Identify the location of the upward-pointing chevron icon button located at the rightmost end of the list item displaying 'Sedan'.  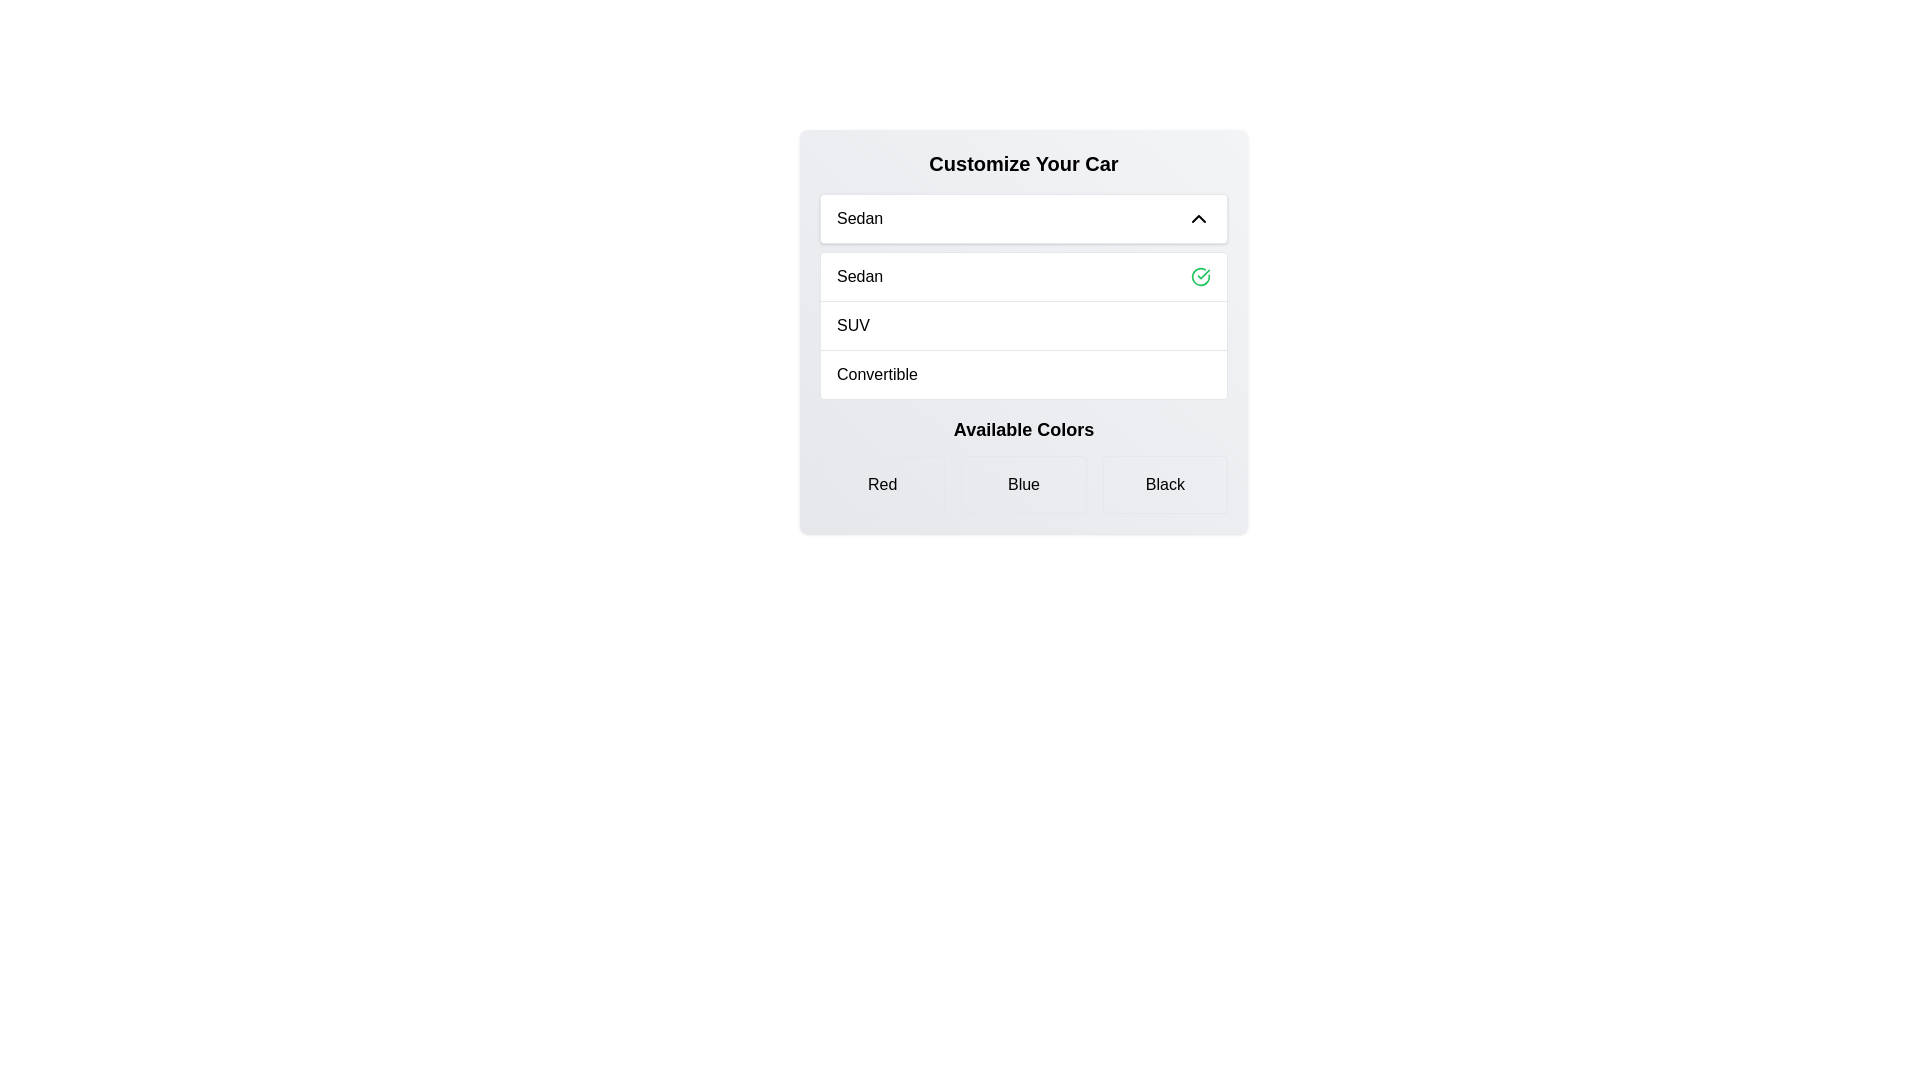
(1199, 219).